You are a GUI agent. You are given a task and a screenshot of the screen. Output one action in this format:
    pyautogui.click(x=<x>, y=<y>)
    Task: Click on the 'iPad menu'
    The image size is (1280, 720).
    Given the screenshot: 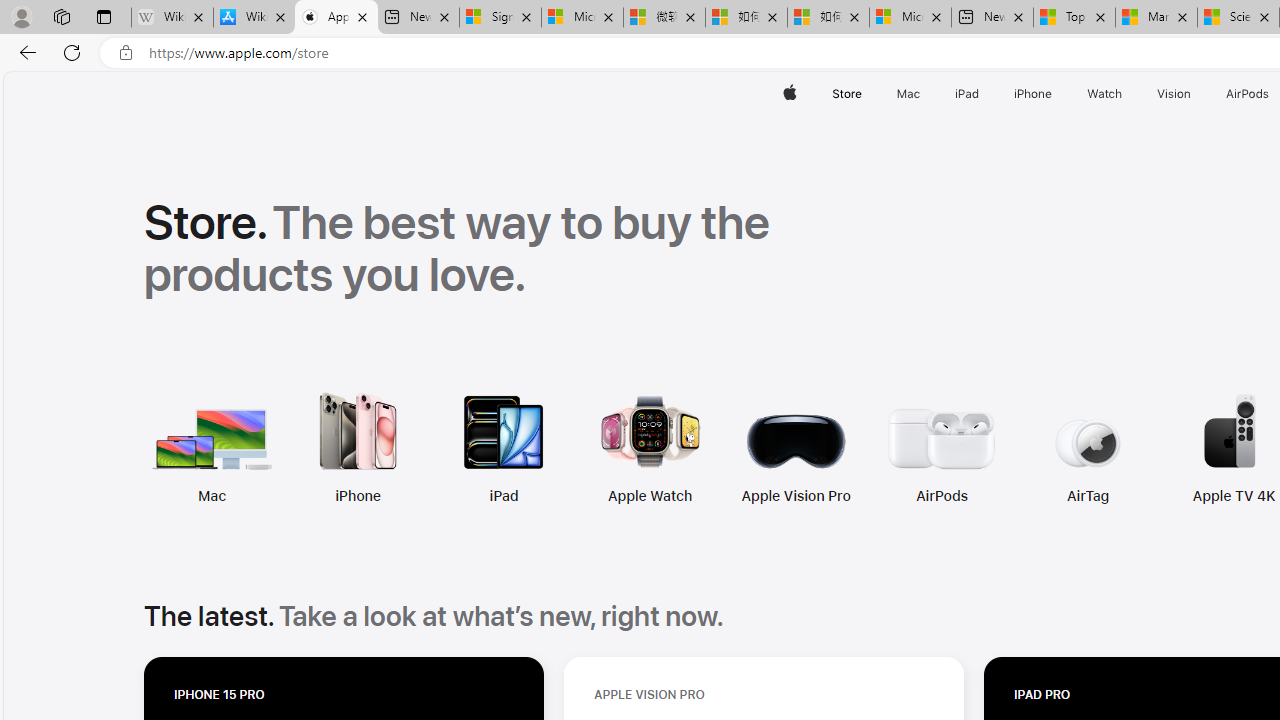 What is the action you would take?
    pyautogui.click(x=983, y=93)
    